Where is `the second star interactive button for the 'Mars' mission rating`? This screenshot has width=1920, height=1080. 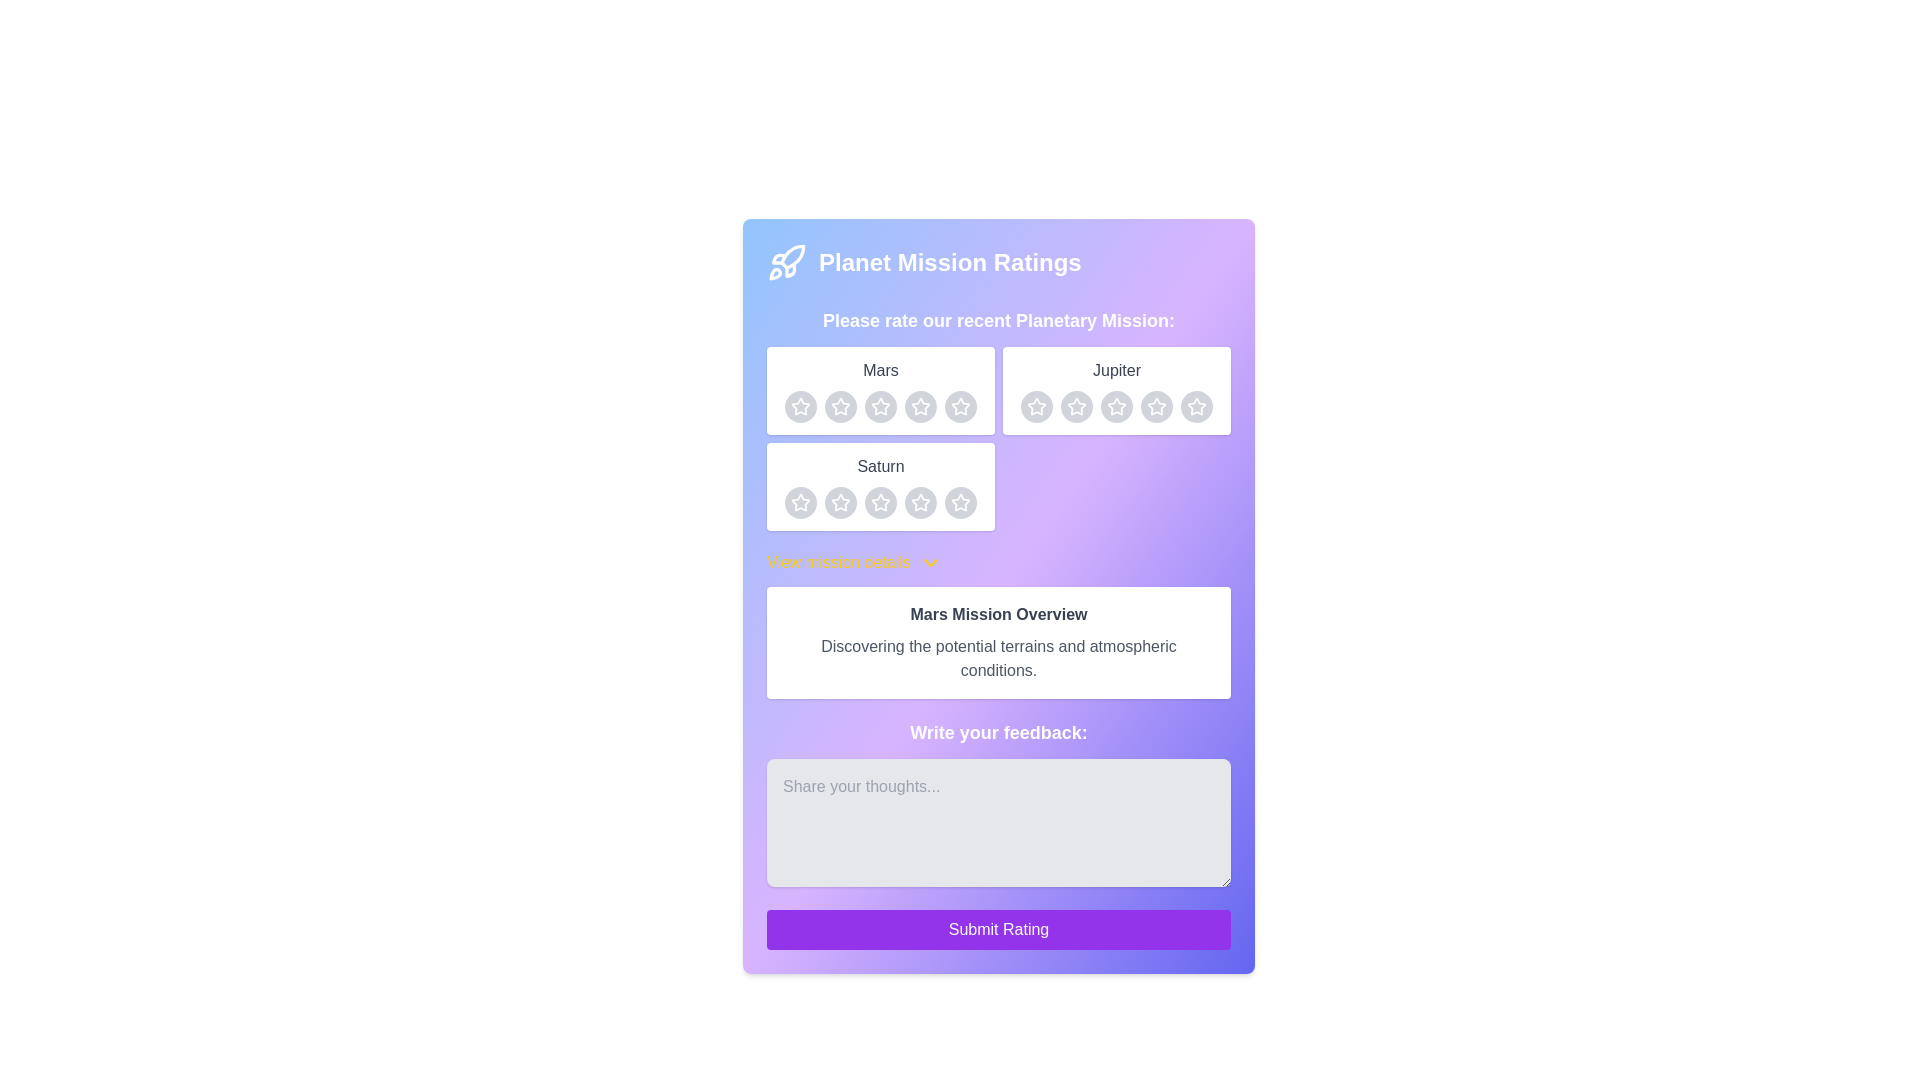
the second star interactive button for the 'Mars' mission rating is located at coordinates (840, 406).